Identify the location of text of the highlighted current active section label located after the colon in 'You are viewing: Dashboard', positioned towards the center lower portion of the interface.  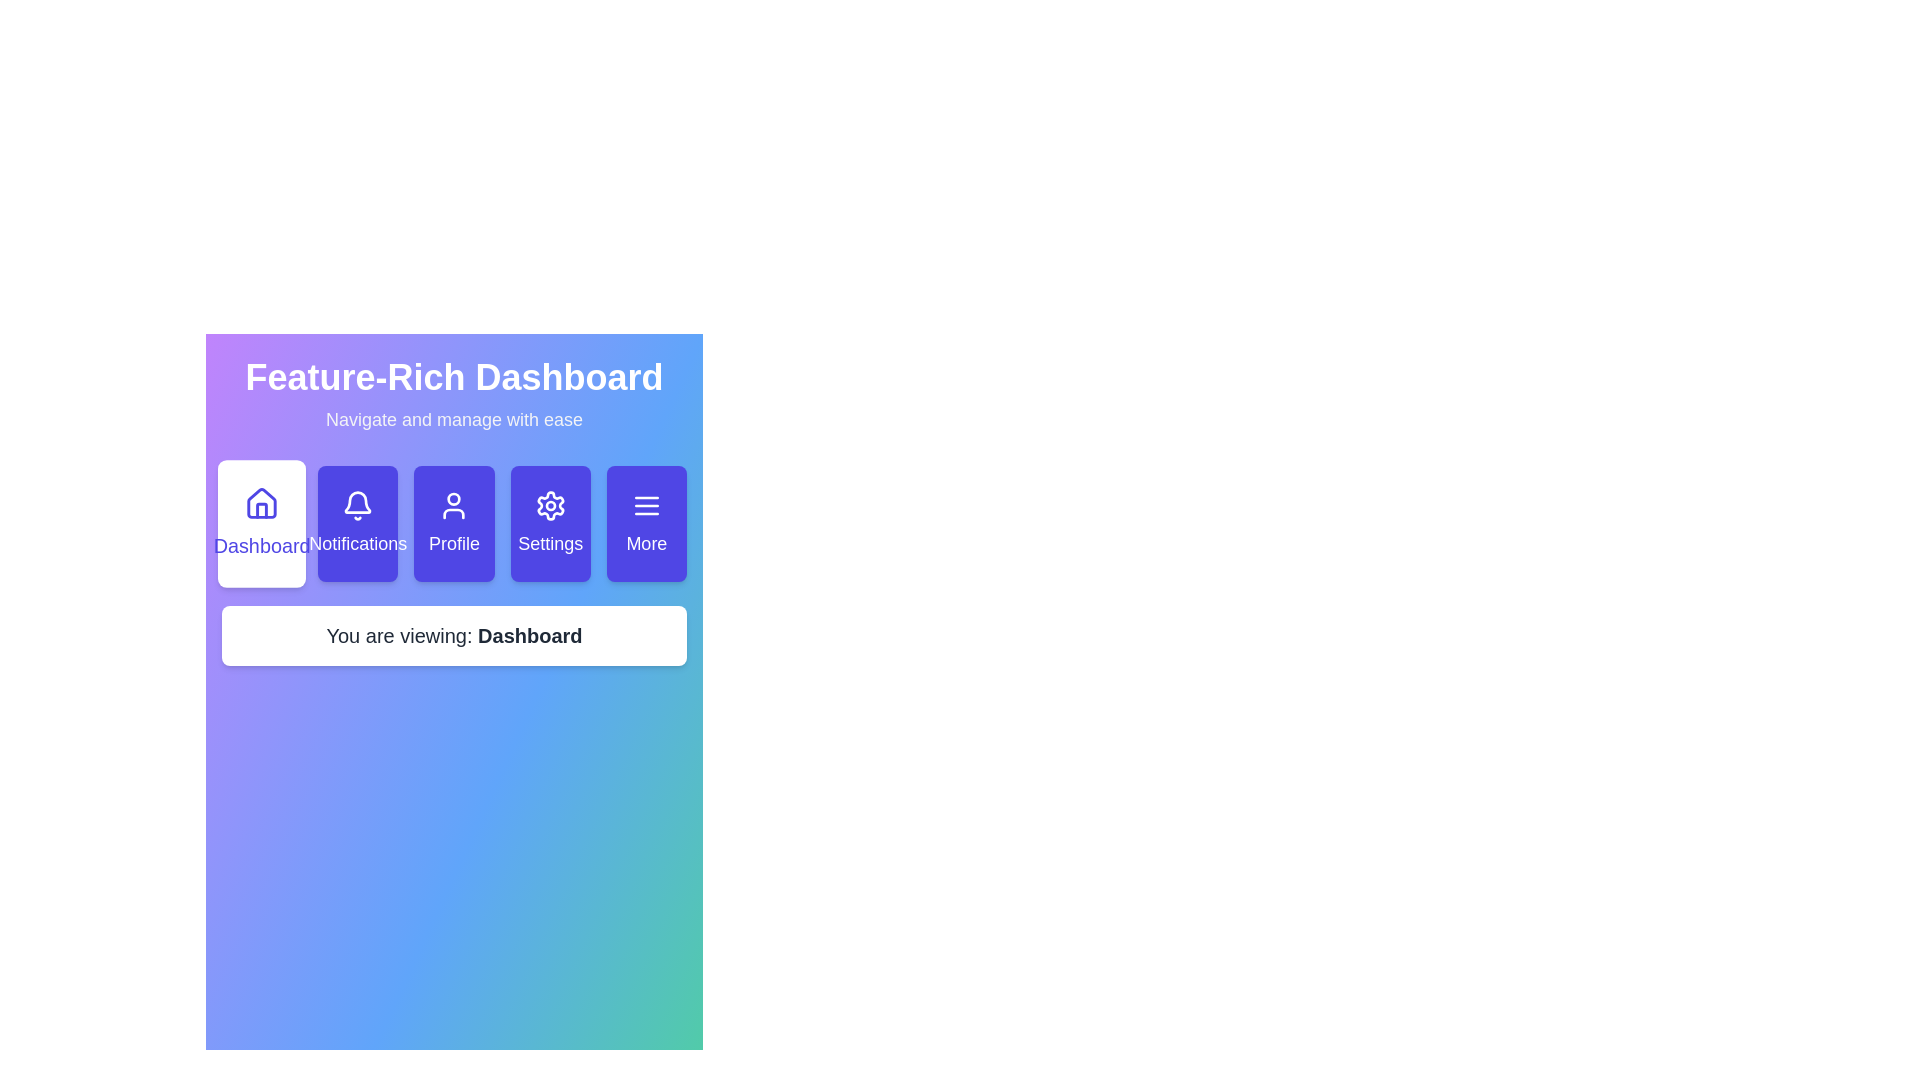
(530, 636).